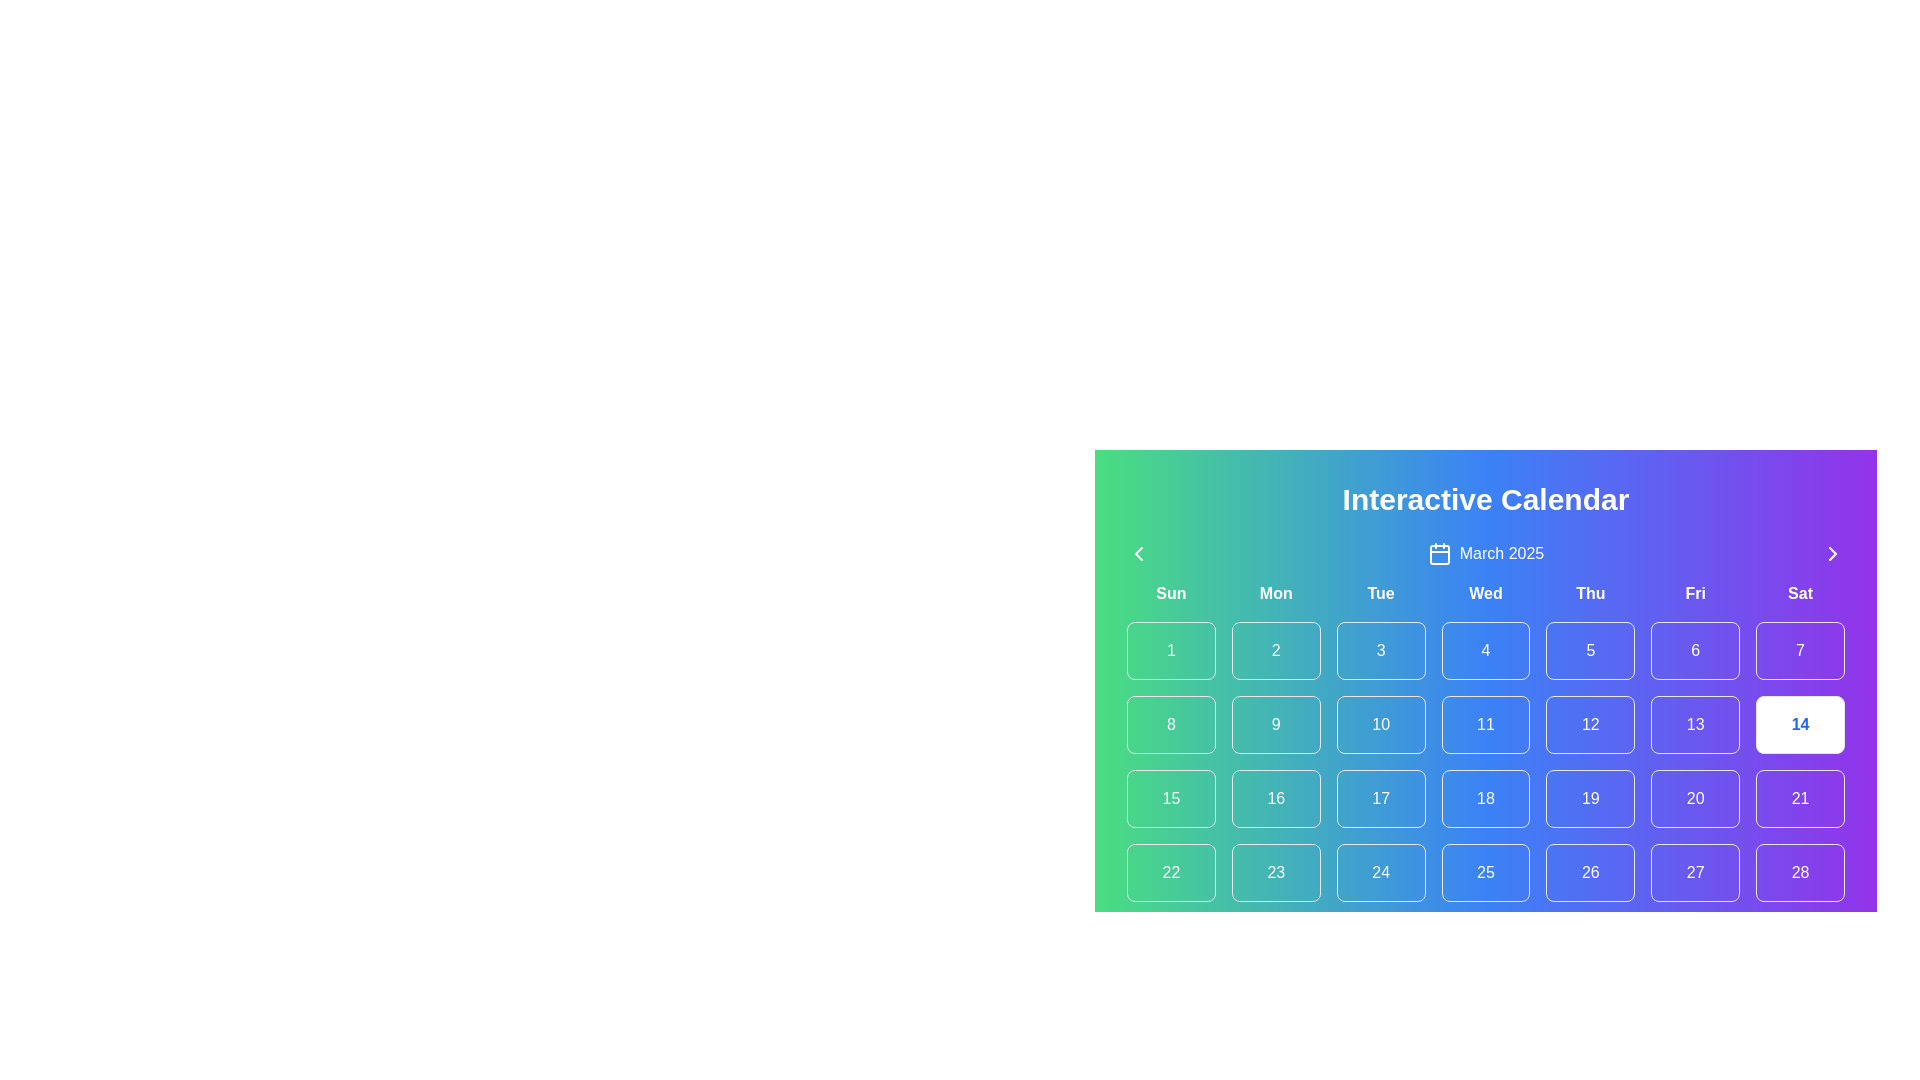 Image resolution: width=1920 pixels, height=1080 pixels. Describe the element at coordinates (1486, 668) in the screenshot. I see `the calendar date cell displaying the number '4' under the 'Wed' column in the March 2025 calendar` at that location.